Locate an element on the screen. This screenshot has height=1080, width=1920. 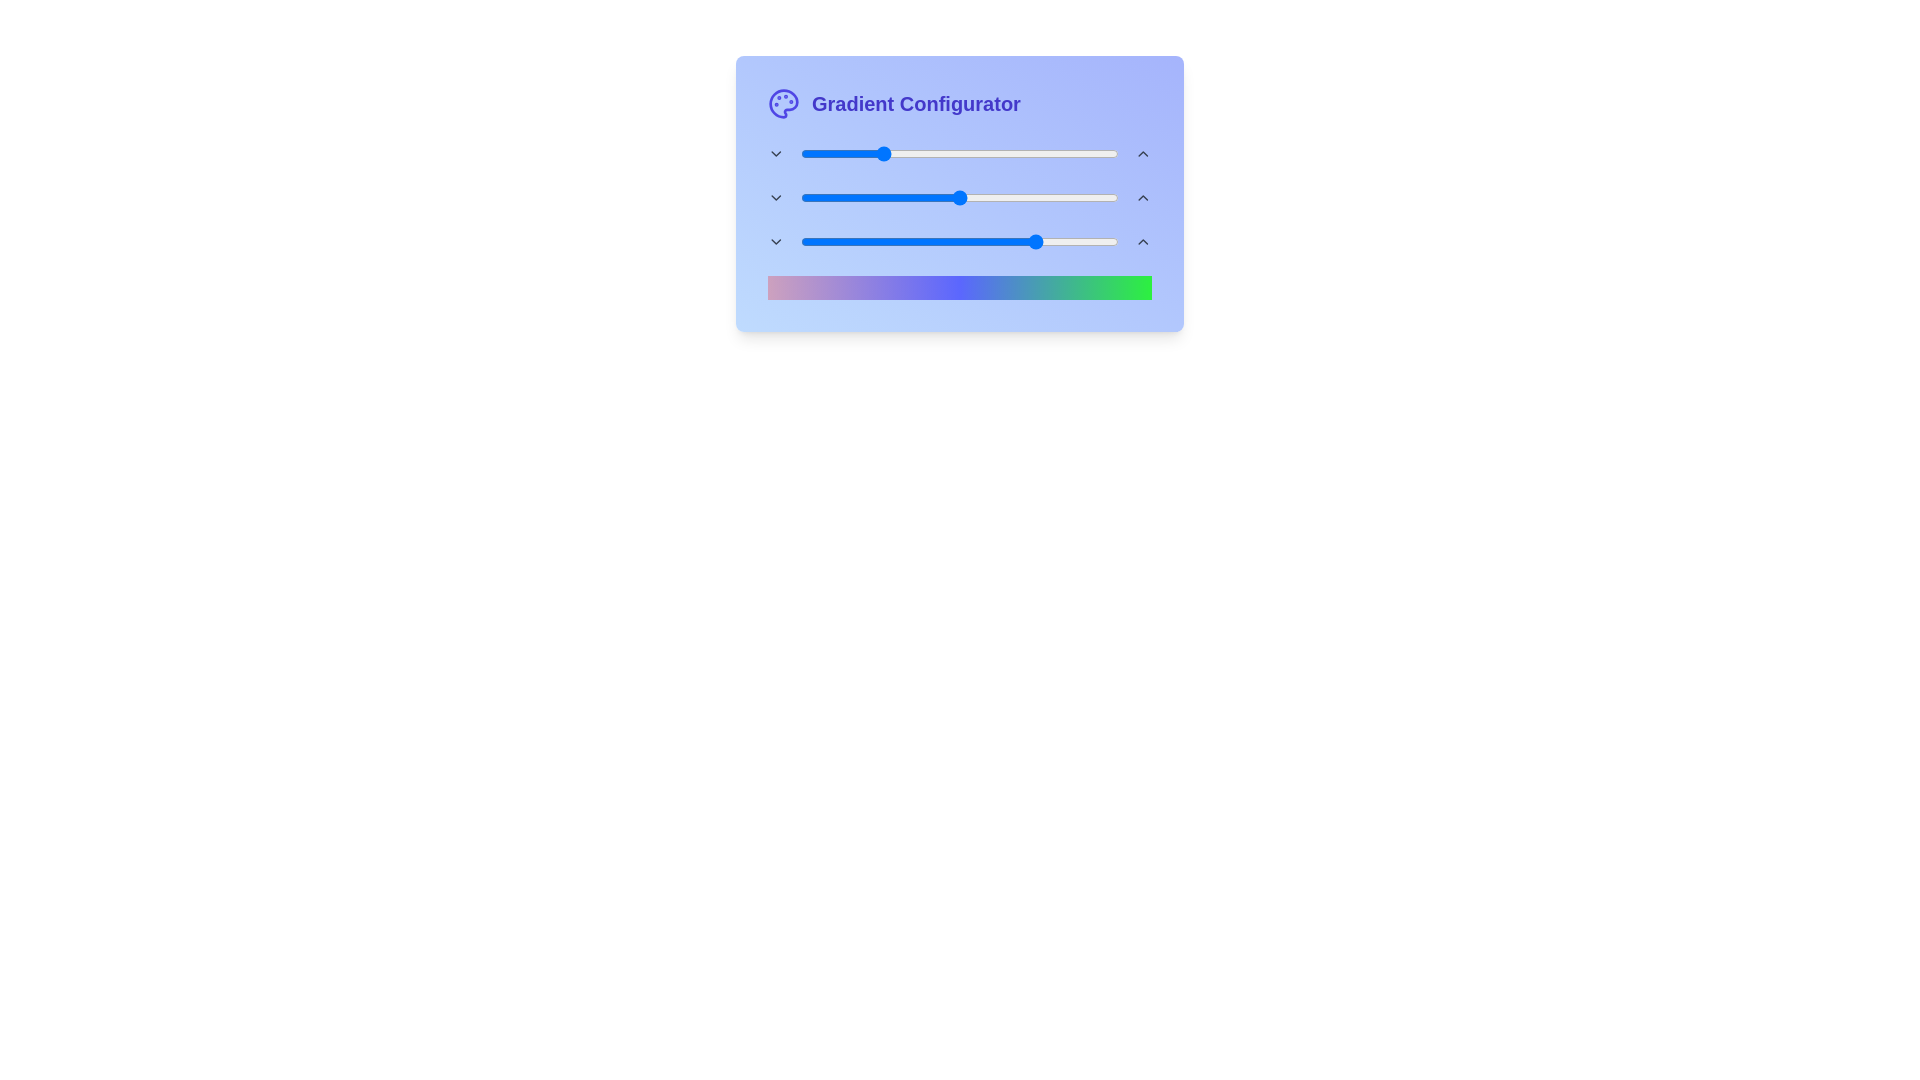
the mid gradient slider to 34 percent is located at coordinates (907, 197).